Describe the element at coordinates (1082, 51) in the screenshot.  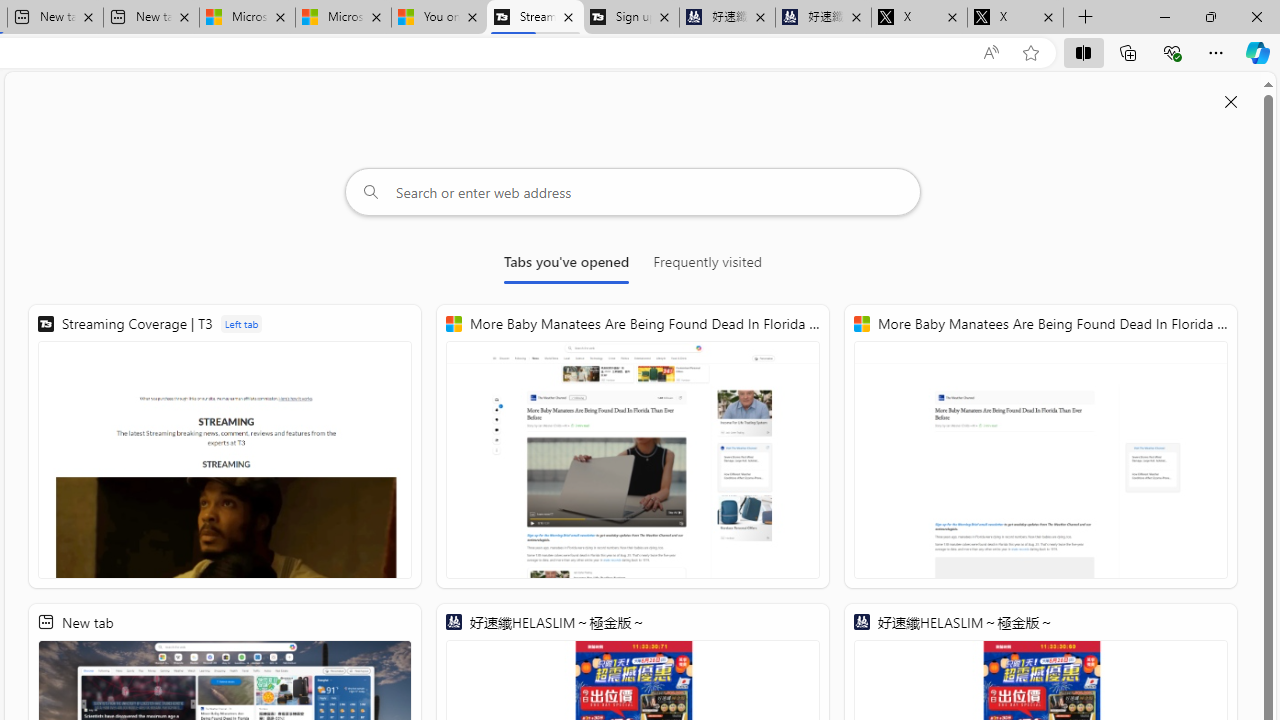
I see `'Split screen'` at that location.